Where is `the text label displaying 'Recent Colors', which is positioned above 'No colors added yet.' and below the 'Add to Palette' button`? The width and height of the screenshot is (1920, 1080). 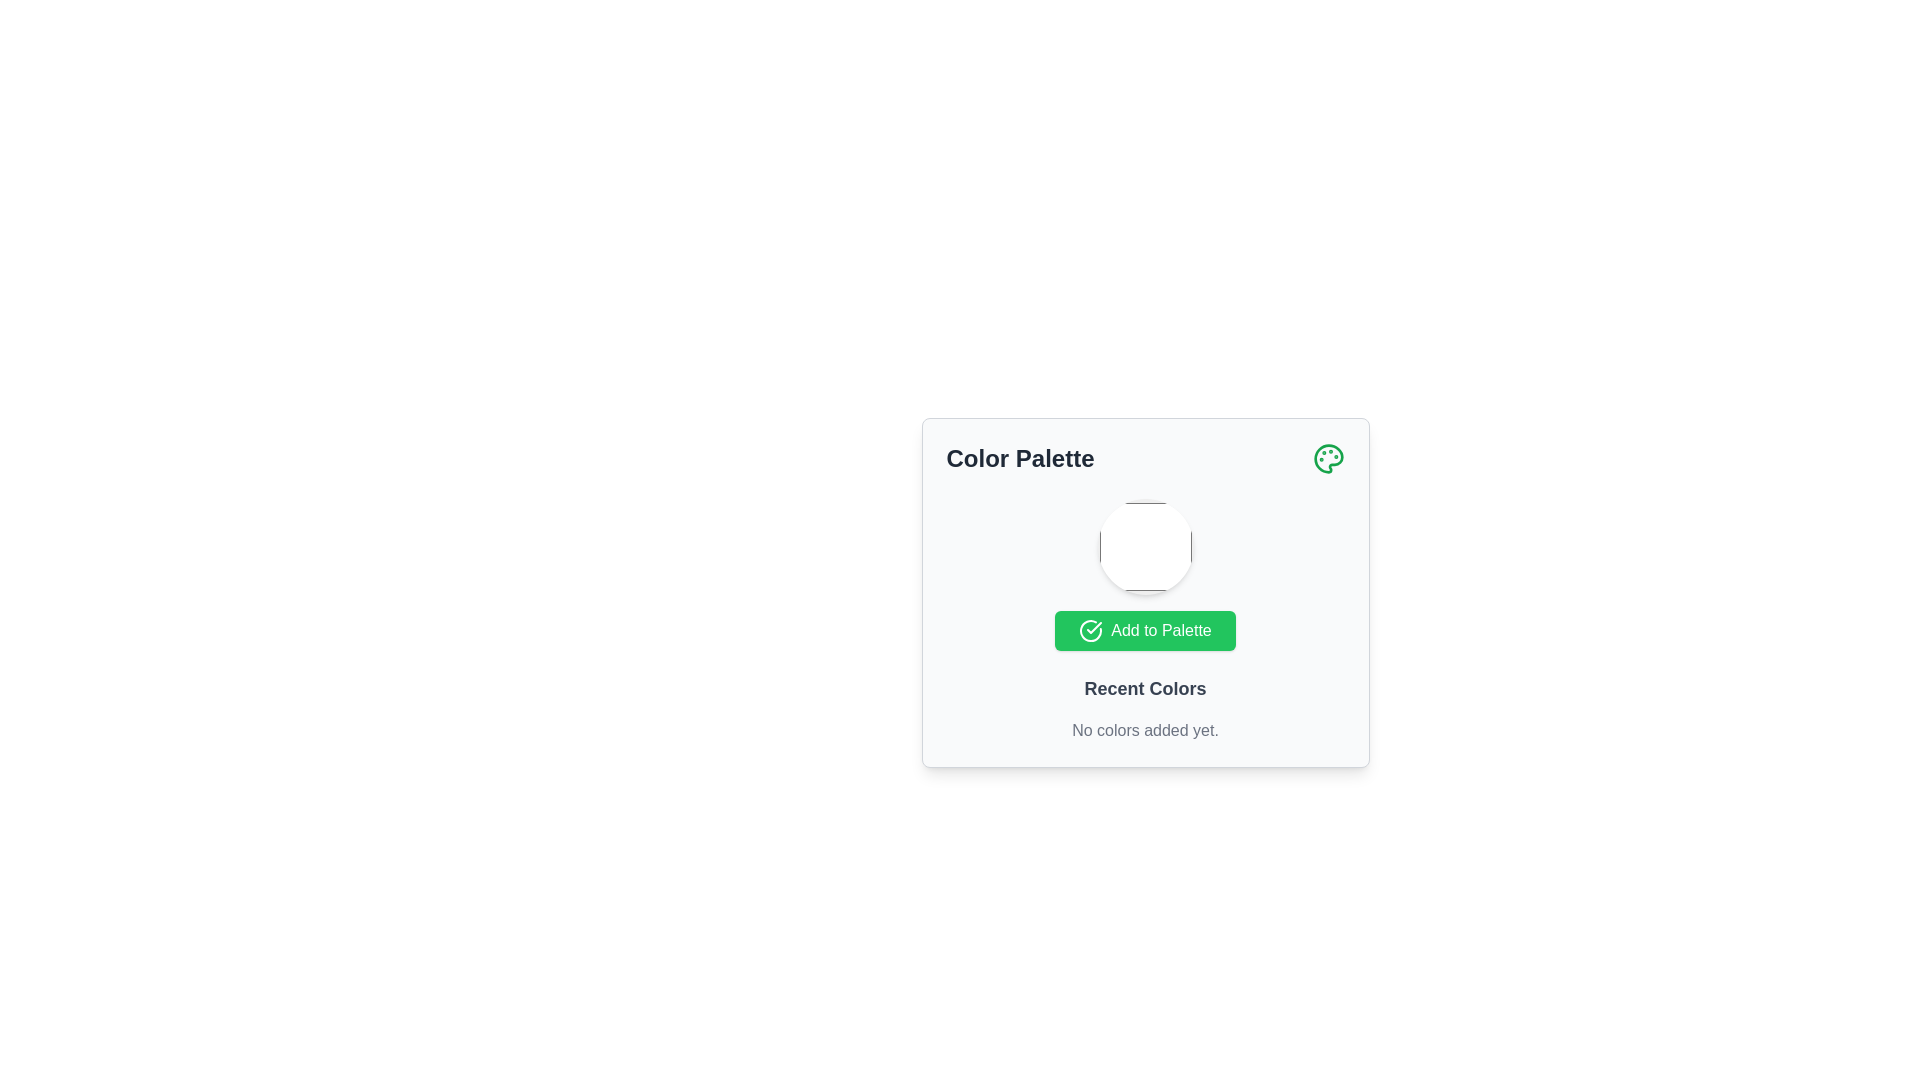
the text label displaying 'Recent Colors', which is positioned above 'No colors added yet.' and below the 'Add to Palette' button is located at coordinates (1145, 688).